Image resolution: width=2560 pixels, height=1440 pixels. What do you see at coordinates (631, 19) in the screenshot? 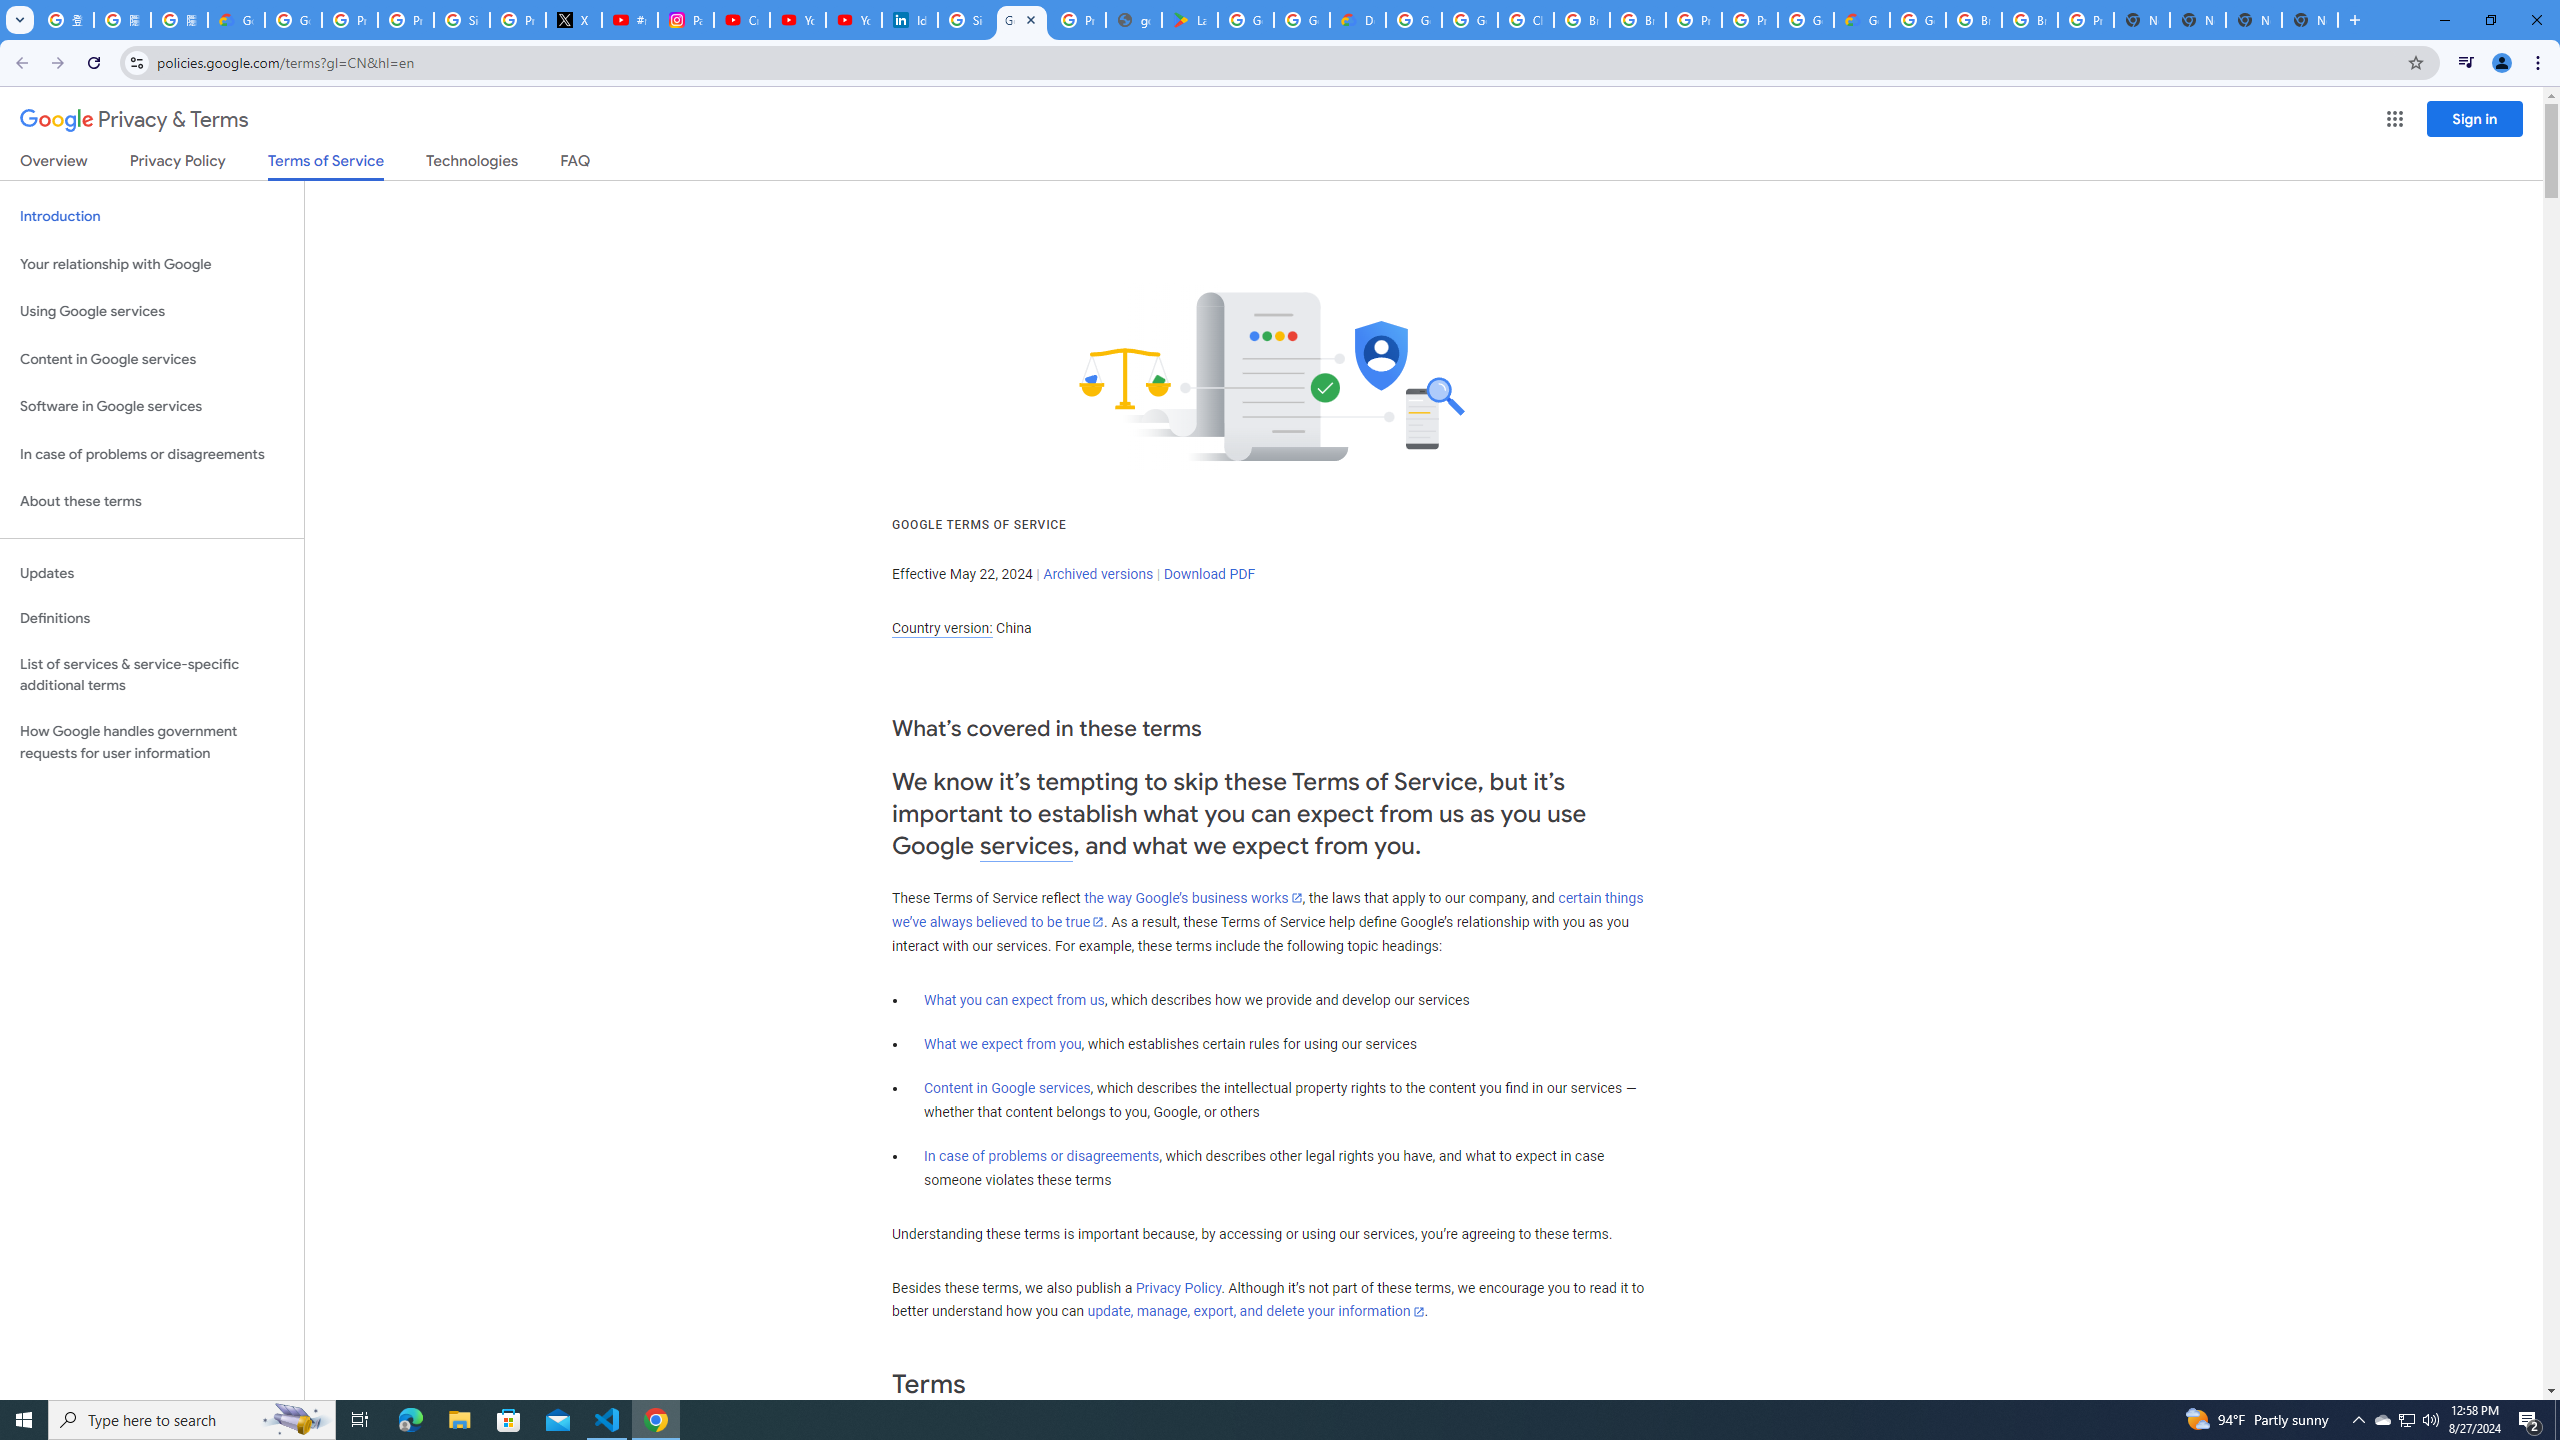
I see `'#nbabasketballhighlights - YouTube'` at bounding box center [631, 19].